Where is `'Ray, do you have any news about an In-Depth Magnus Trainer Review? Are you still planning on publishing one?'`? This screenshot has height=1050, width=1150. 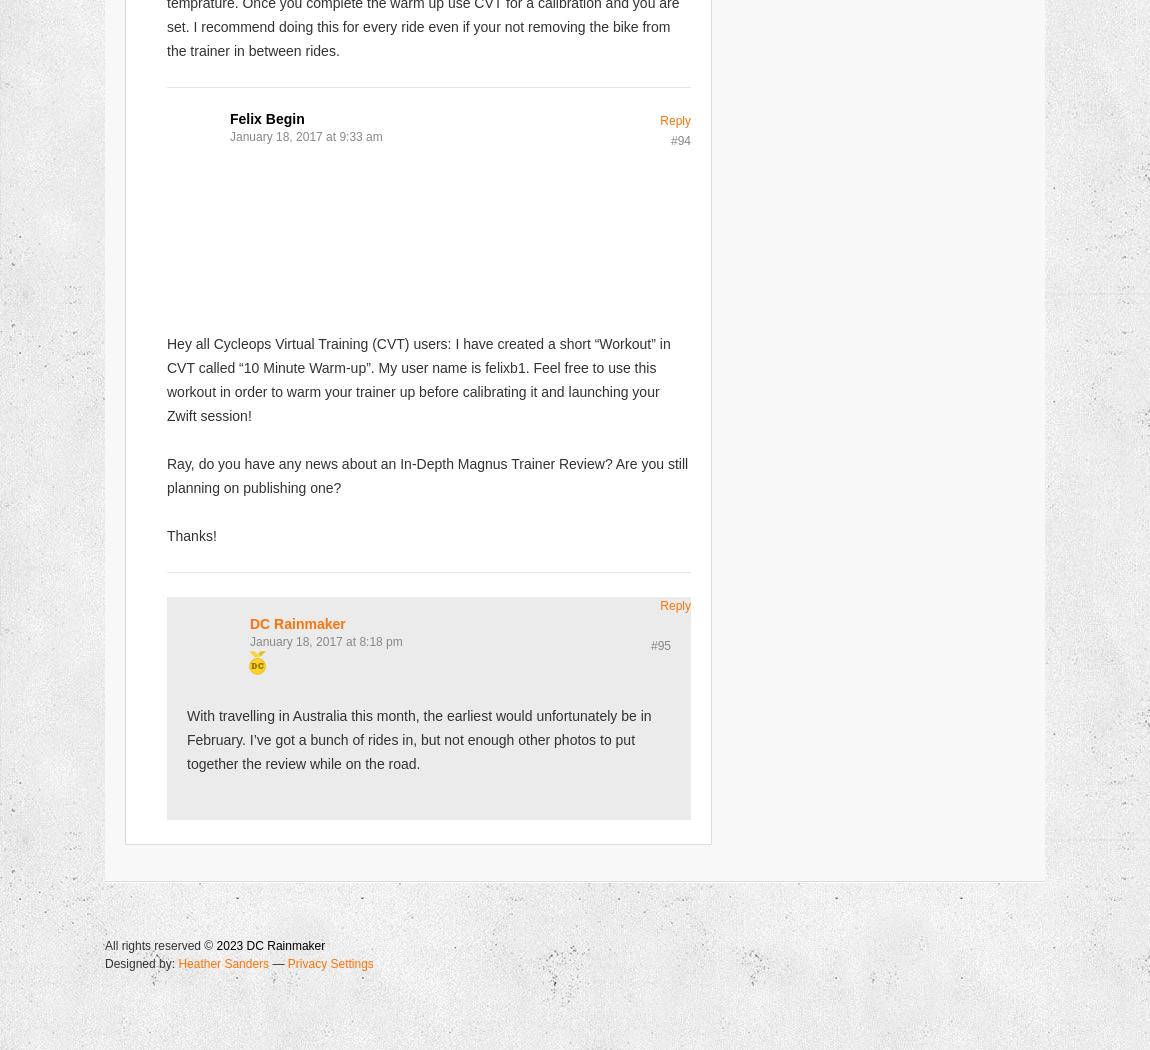 'Ray, do you have any news about an In-Depth Magnus Trainer Review? Are you still planning on publishing one?' is located at coordinates (427, 475).